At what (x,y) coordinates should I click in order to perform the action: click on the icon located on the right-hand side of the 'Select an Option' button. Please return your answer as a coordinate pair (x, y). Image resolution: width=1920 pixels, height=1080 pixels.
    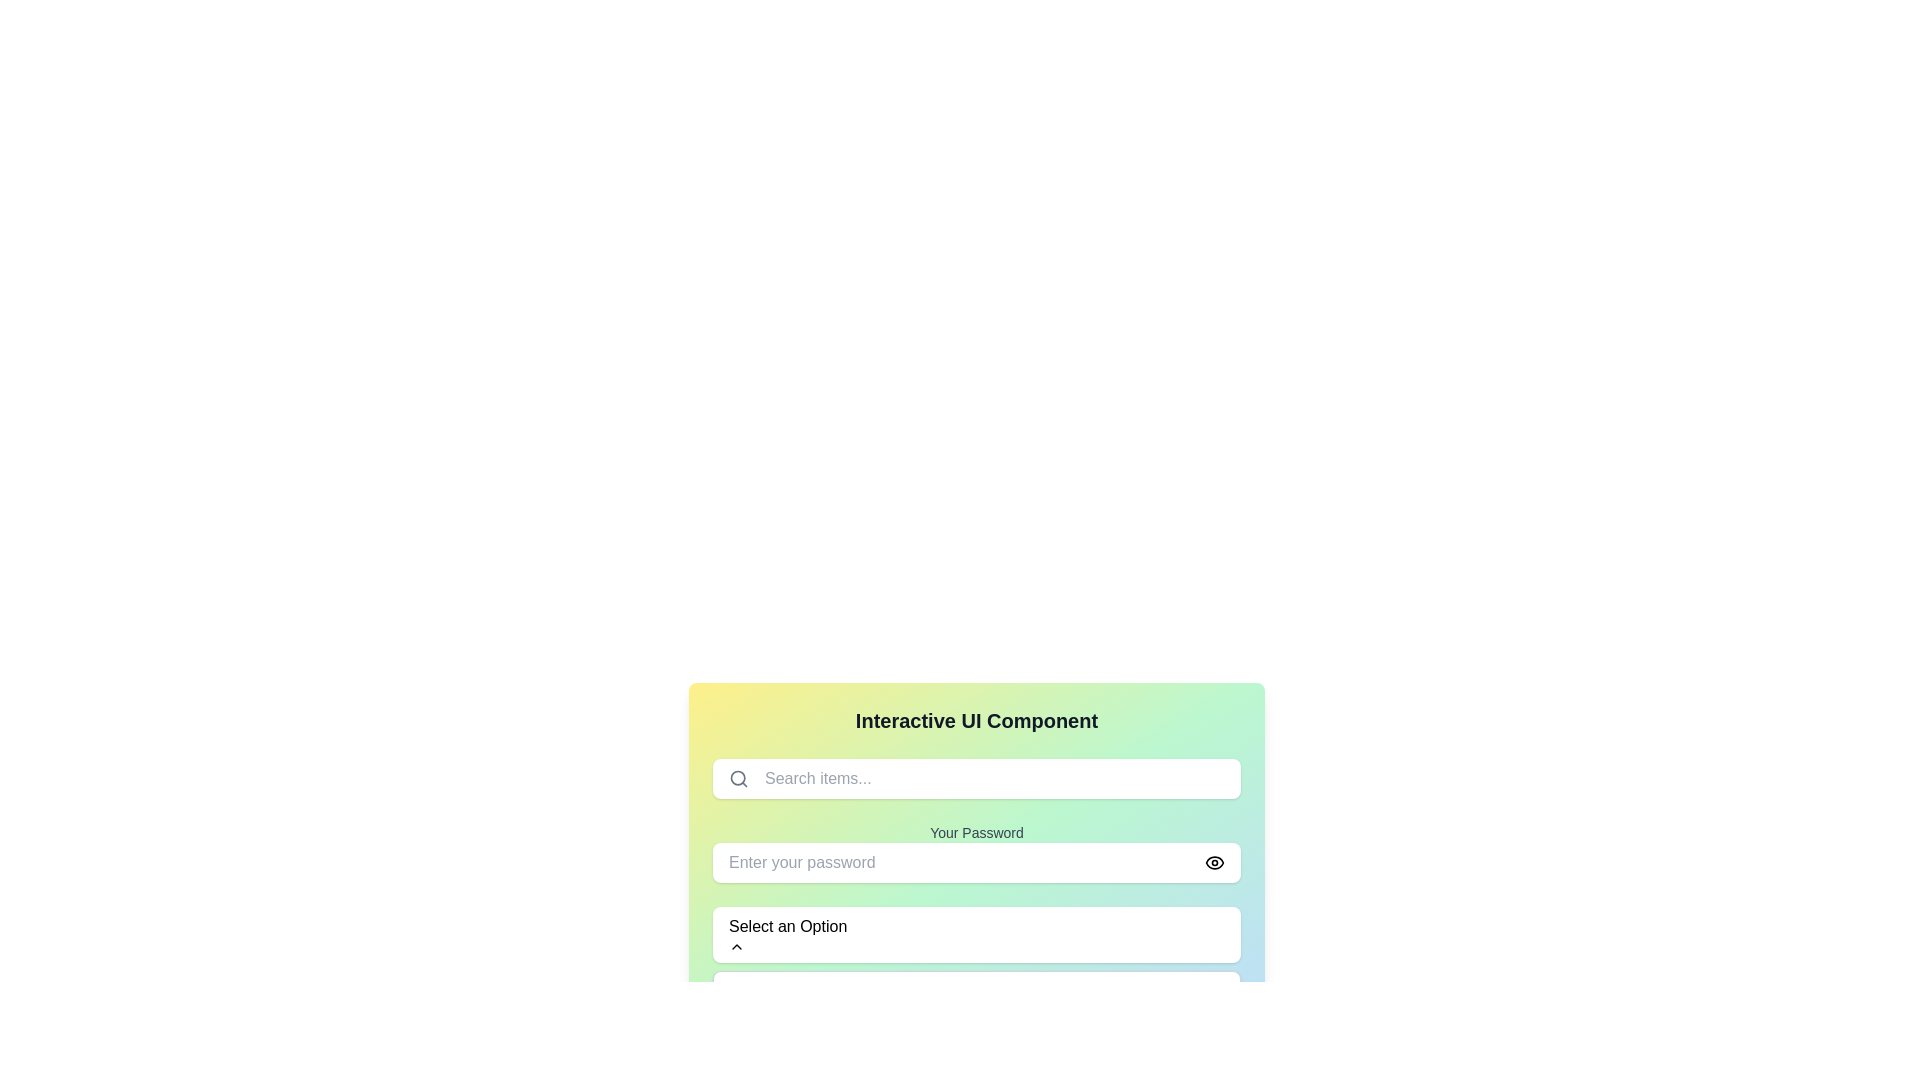
    Looking at the image, I should click on (736, 946).